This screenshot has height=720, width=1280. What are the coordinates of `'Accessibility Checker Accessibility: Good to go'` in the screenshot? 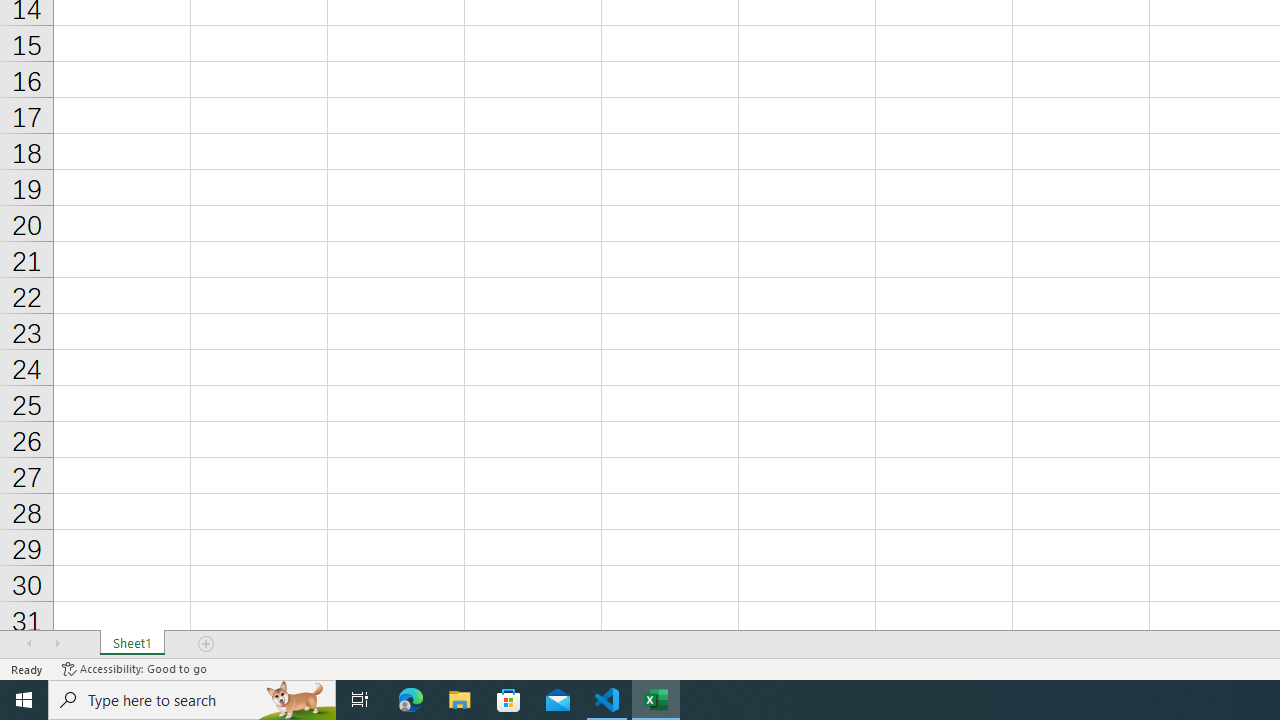 It's located at (133, 669).